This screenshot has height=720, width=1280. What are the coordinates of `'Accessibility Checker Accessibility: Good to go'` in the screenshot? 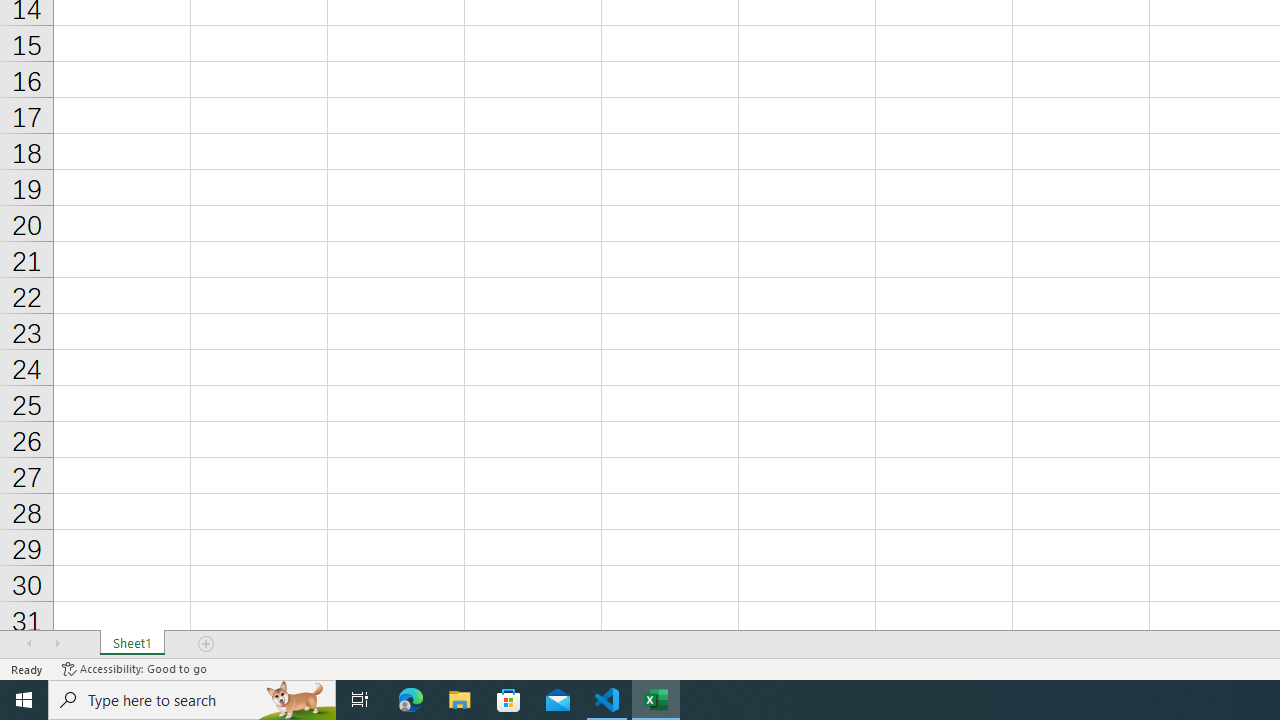 It's located at (133, 669).